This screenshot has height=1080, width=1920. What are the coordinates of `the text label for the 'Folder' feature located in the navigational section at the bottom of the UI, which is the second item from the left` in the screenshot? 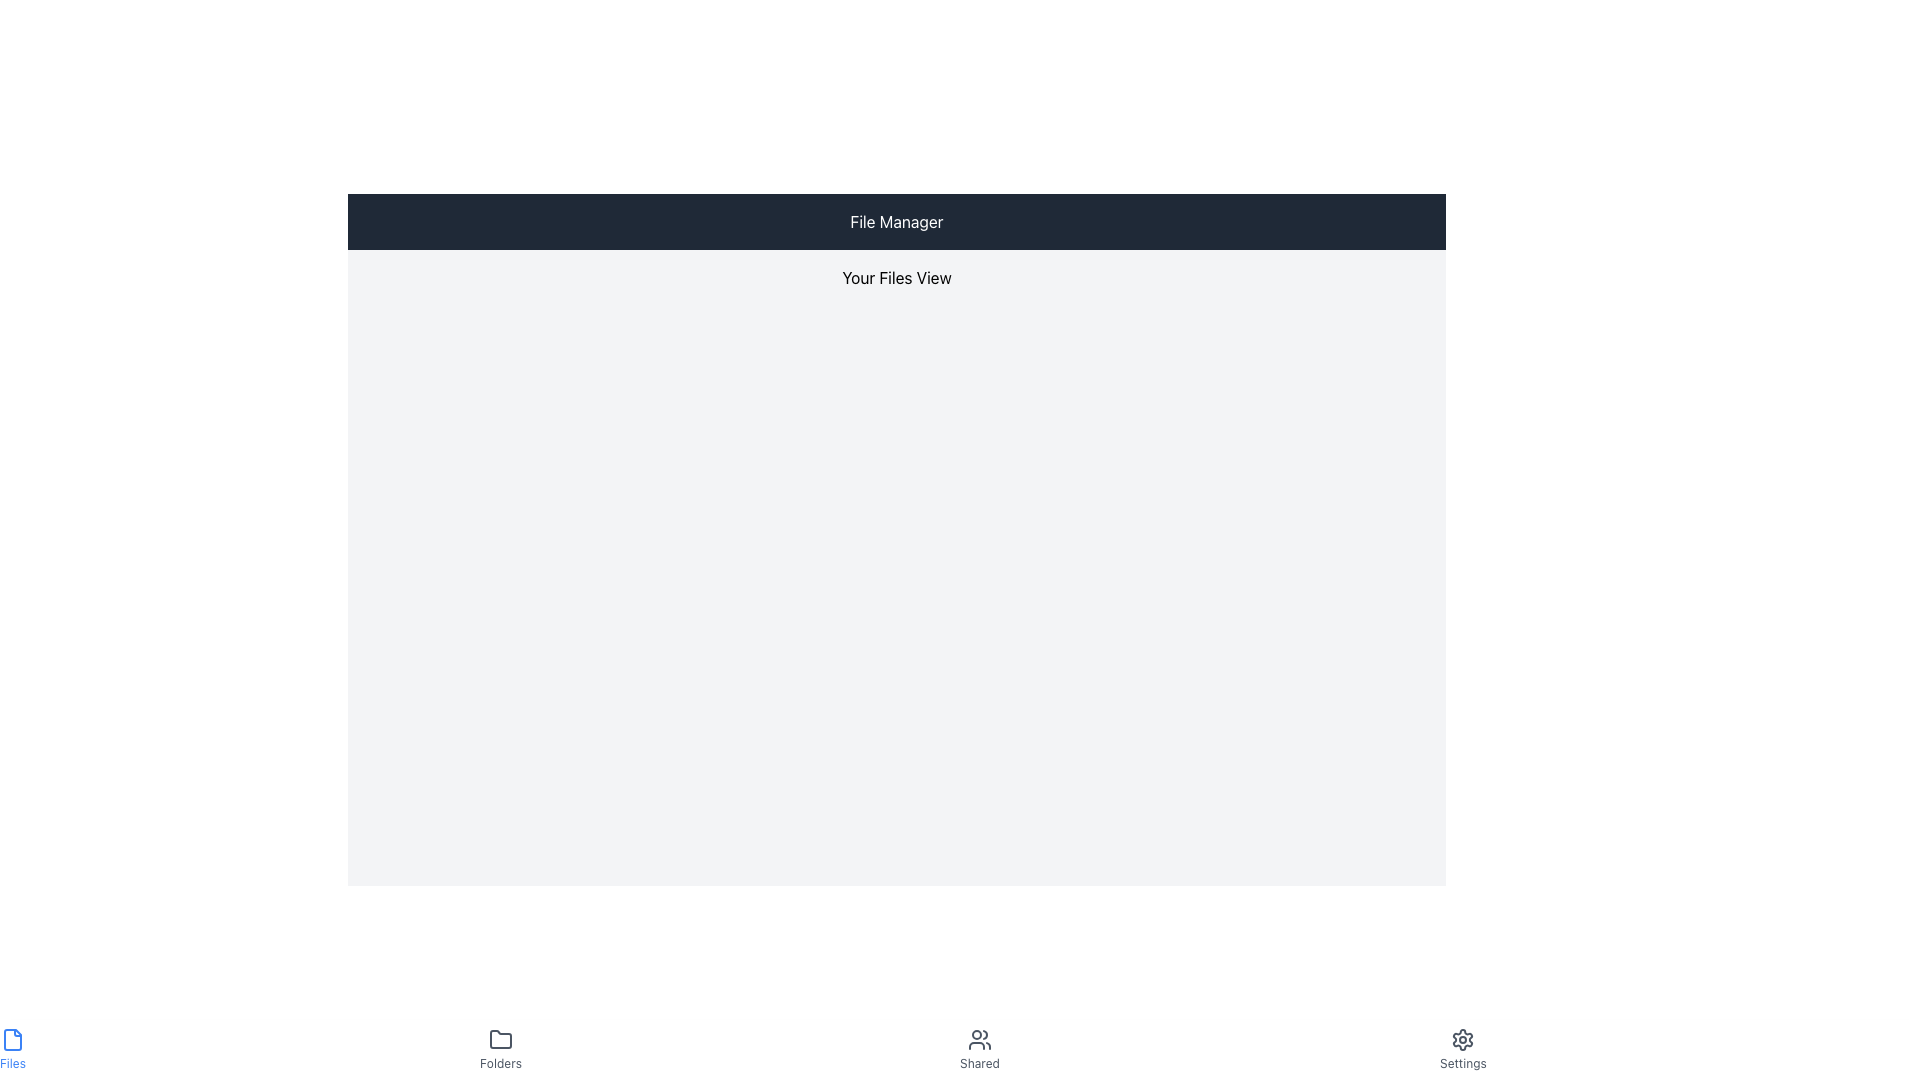 It's located at (500, 1063).